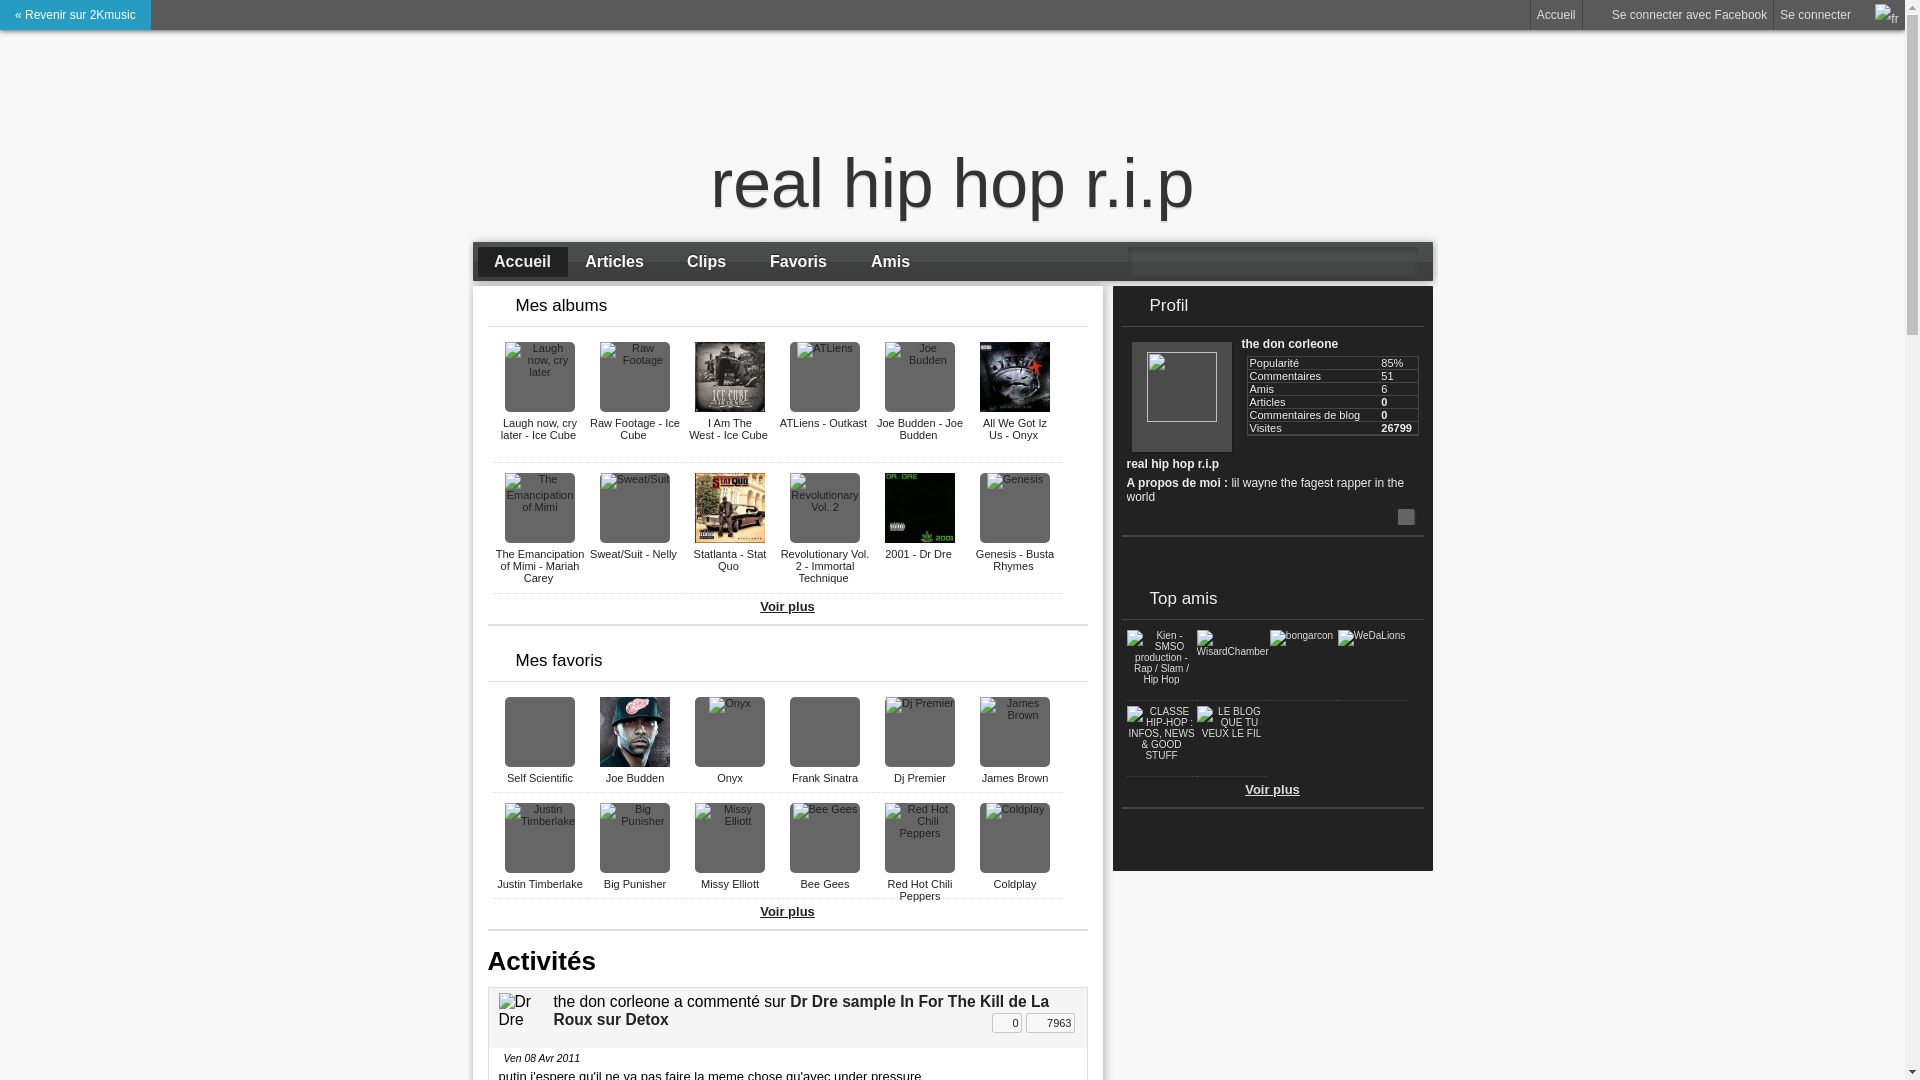  What do you see at coordinates (539, 882) in the screenshot?
I see `'Justin Timberlake'` at bounding box center [539, 882].